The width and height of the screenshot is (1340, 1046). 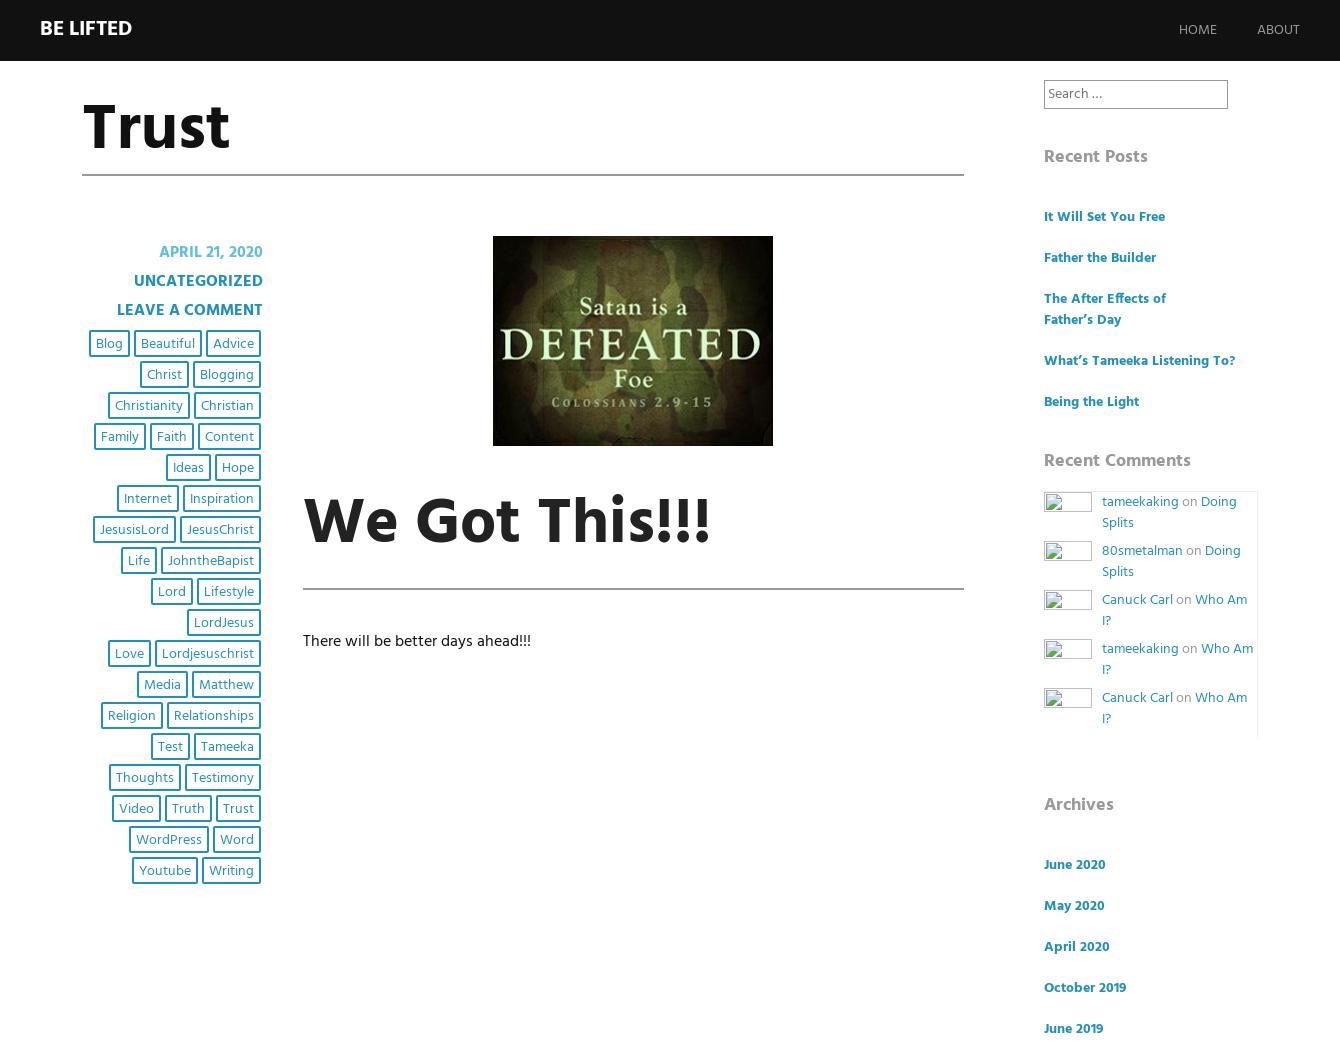 I want to click on 'Word', so click(x=234, y=839).